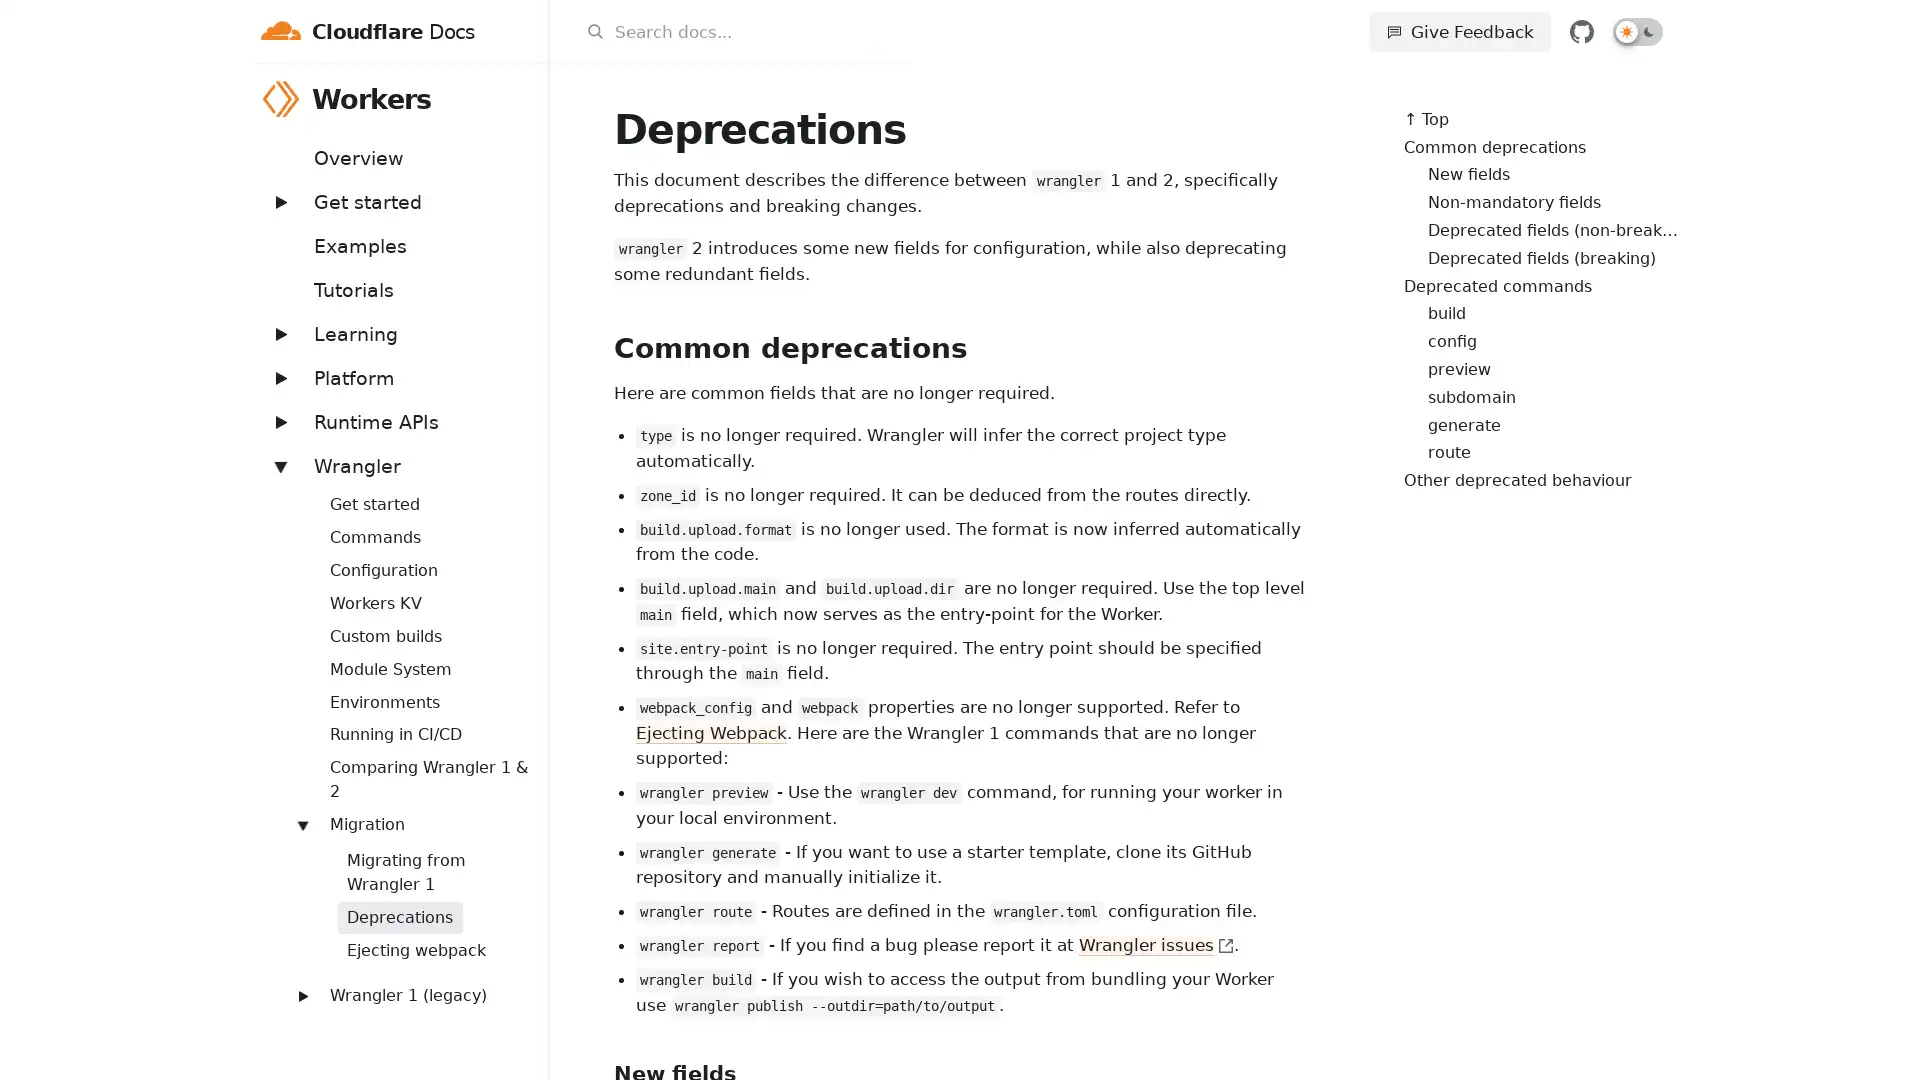  I want to click on Expand: Migration, so click(301, 824).